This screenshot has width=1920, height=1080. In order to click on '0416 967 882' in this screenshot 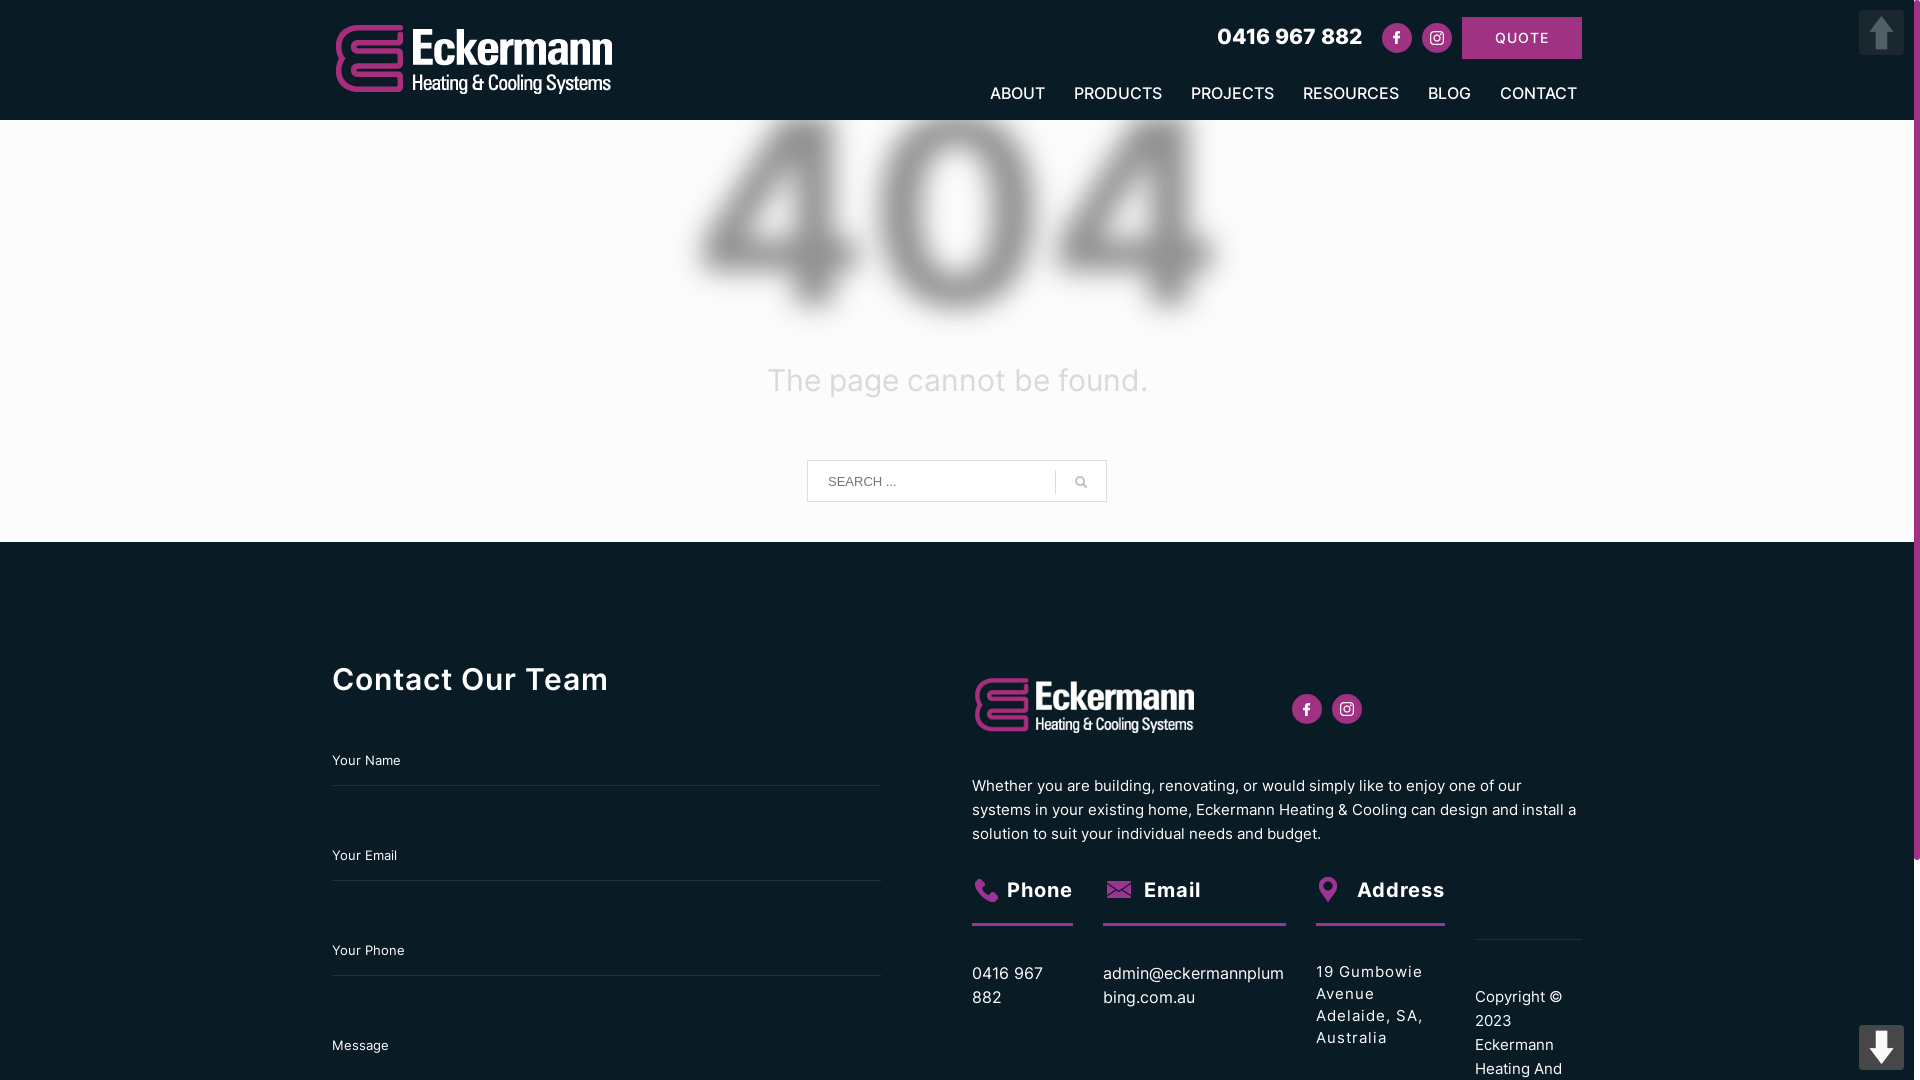, I will do `click(1216, 35)`.